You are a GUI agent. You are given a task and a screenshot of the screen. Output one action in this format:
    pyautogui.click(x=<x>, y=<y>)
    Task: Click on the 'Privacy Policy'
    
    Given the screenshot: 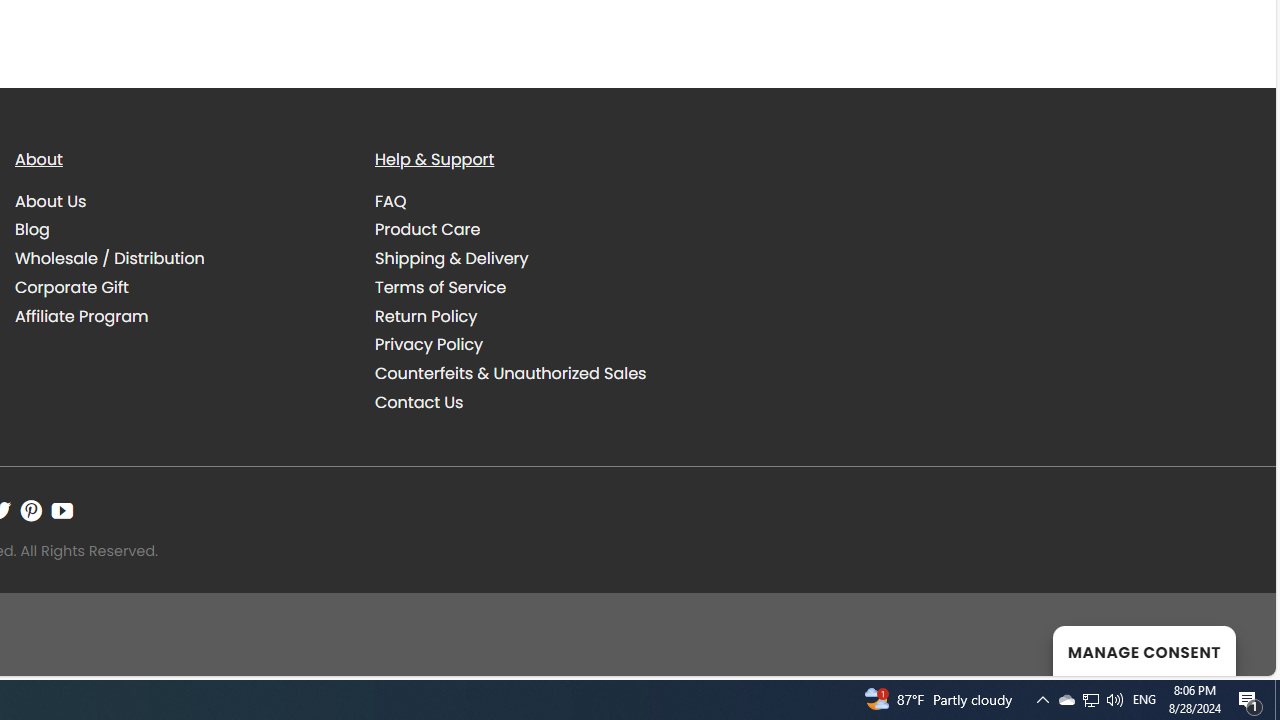 What is the action you would take?
    pyautogui.click(x=428, y=343)
    